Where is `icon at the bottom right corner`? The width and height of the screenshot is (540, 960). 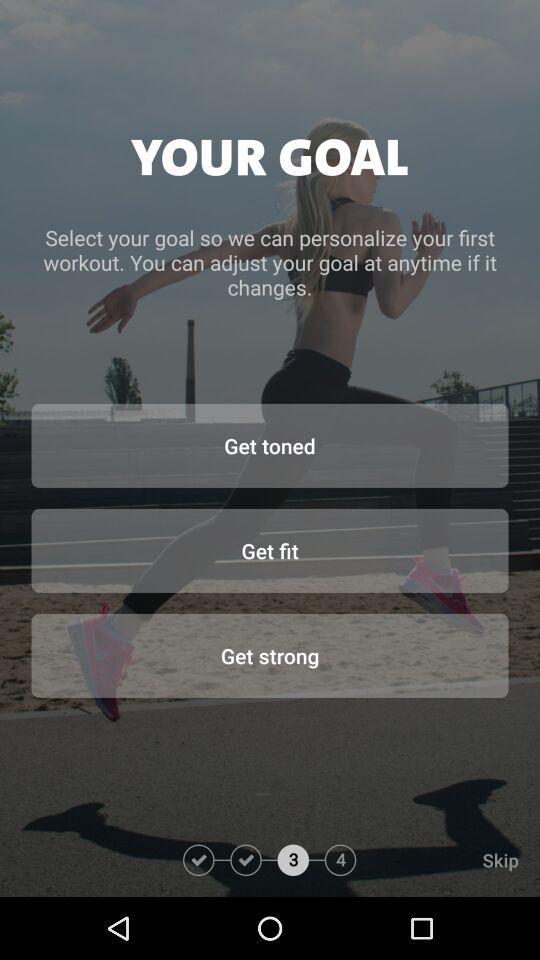
icon at the bottom right corner is located at coordinates (448, 859).